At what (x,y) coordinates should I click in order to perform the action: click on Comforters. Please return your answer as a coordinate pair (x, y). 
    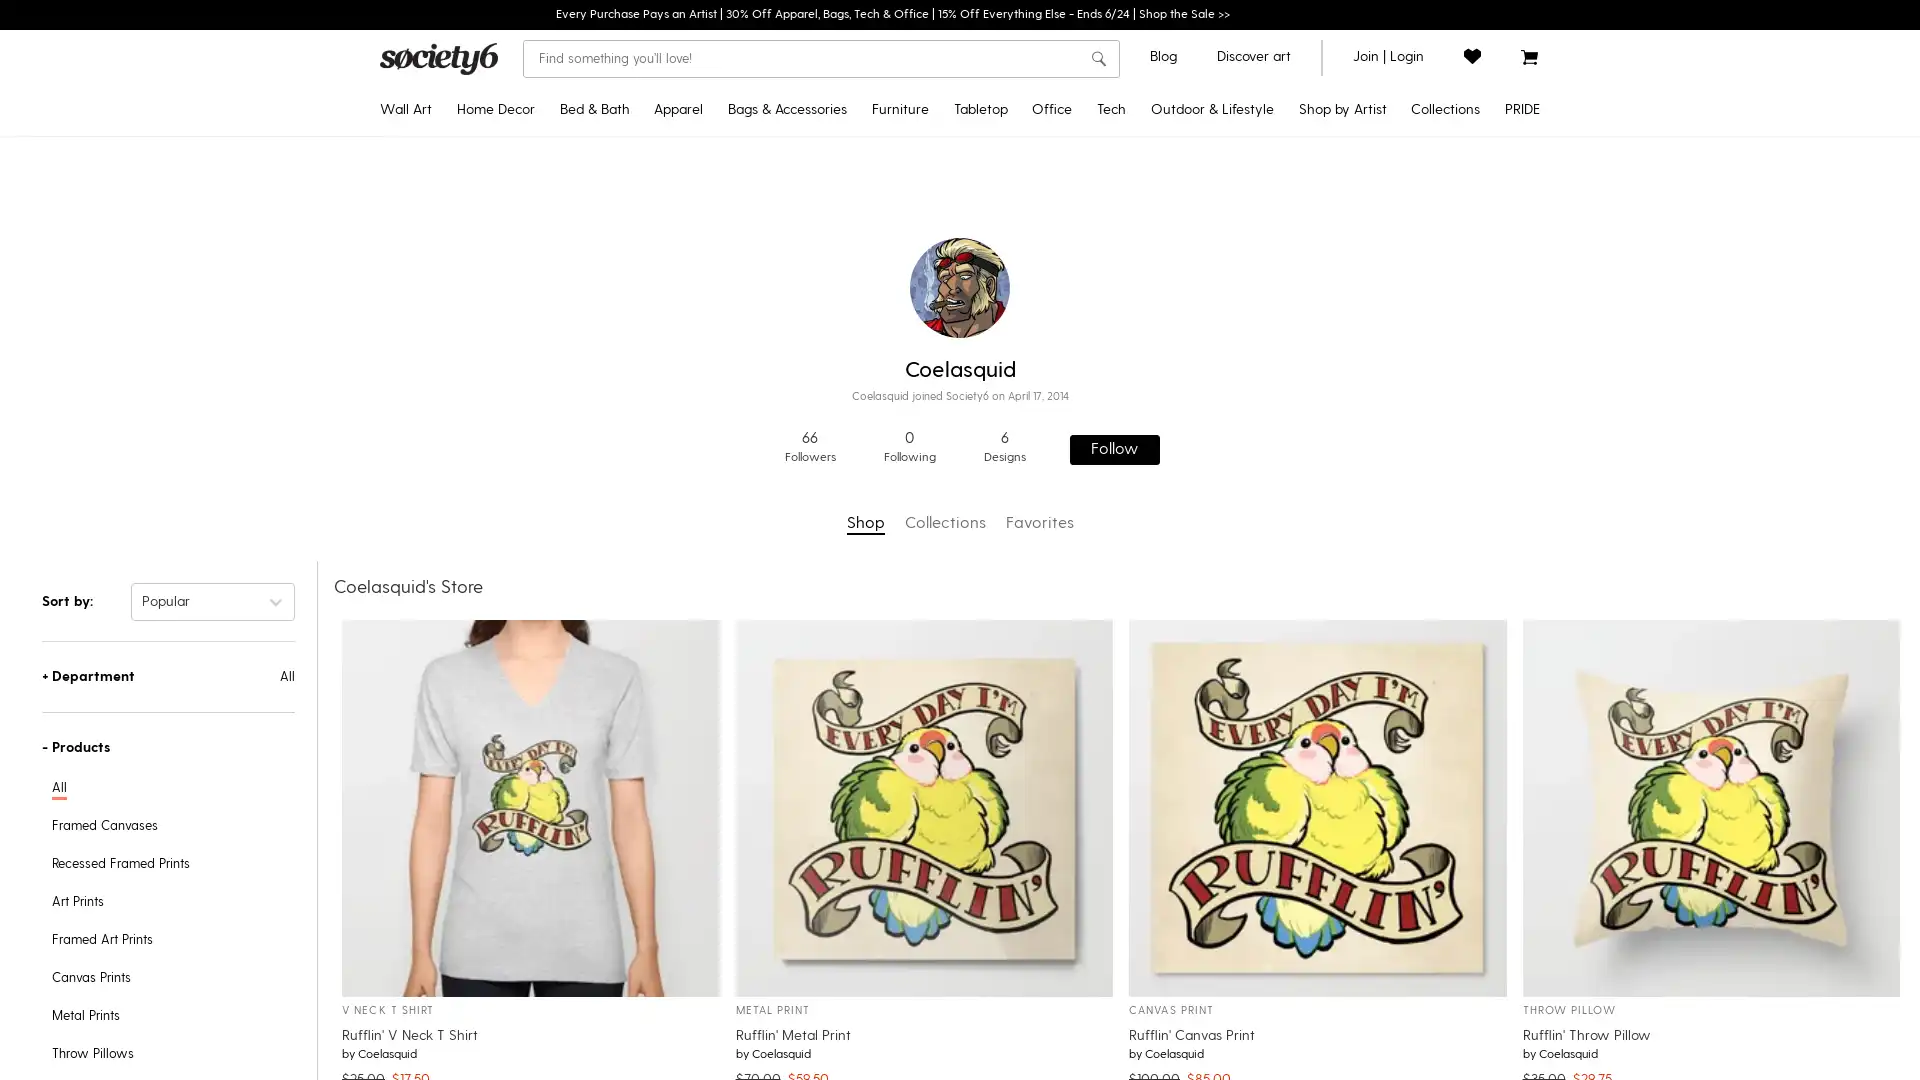
    Looking at the image, I should click on (637, 160).